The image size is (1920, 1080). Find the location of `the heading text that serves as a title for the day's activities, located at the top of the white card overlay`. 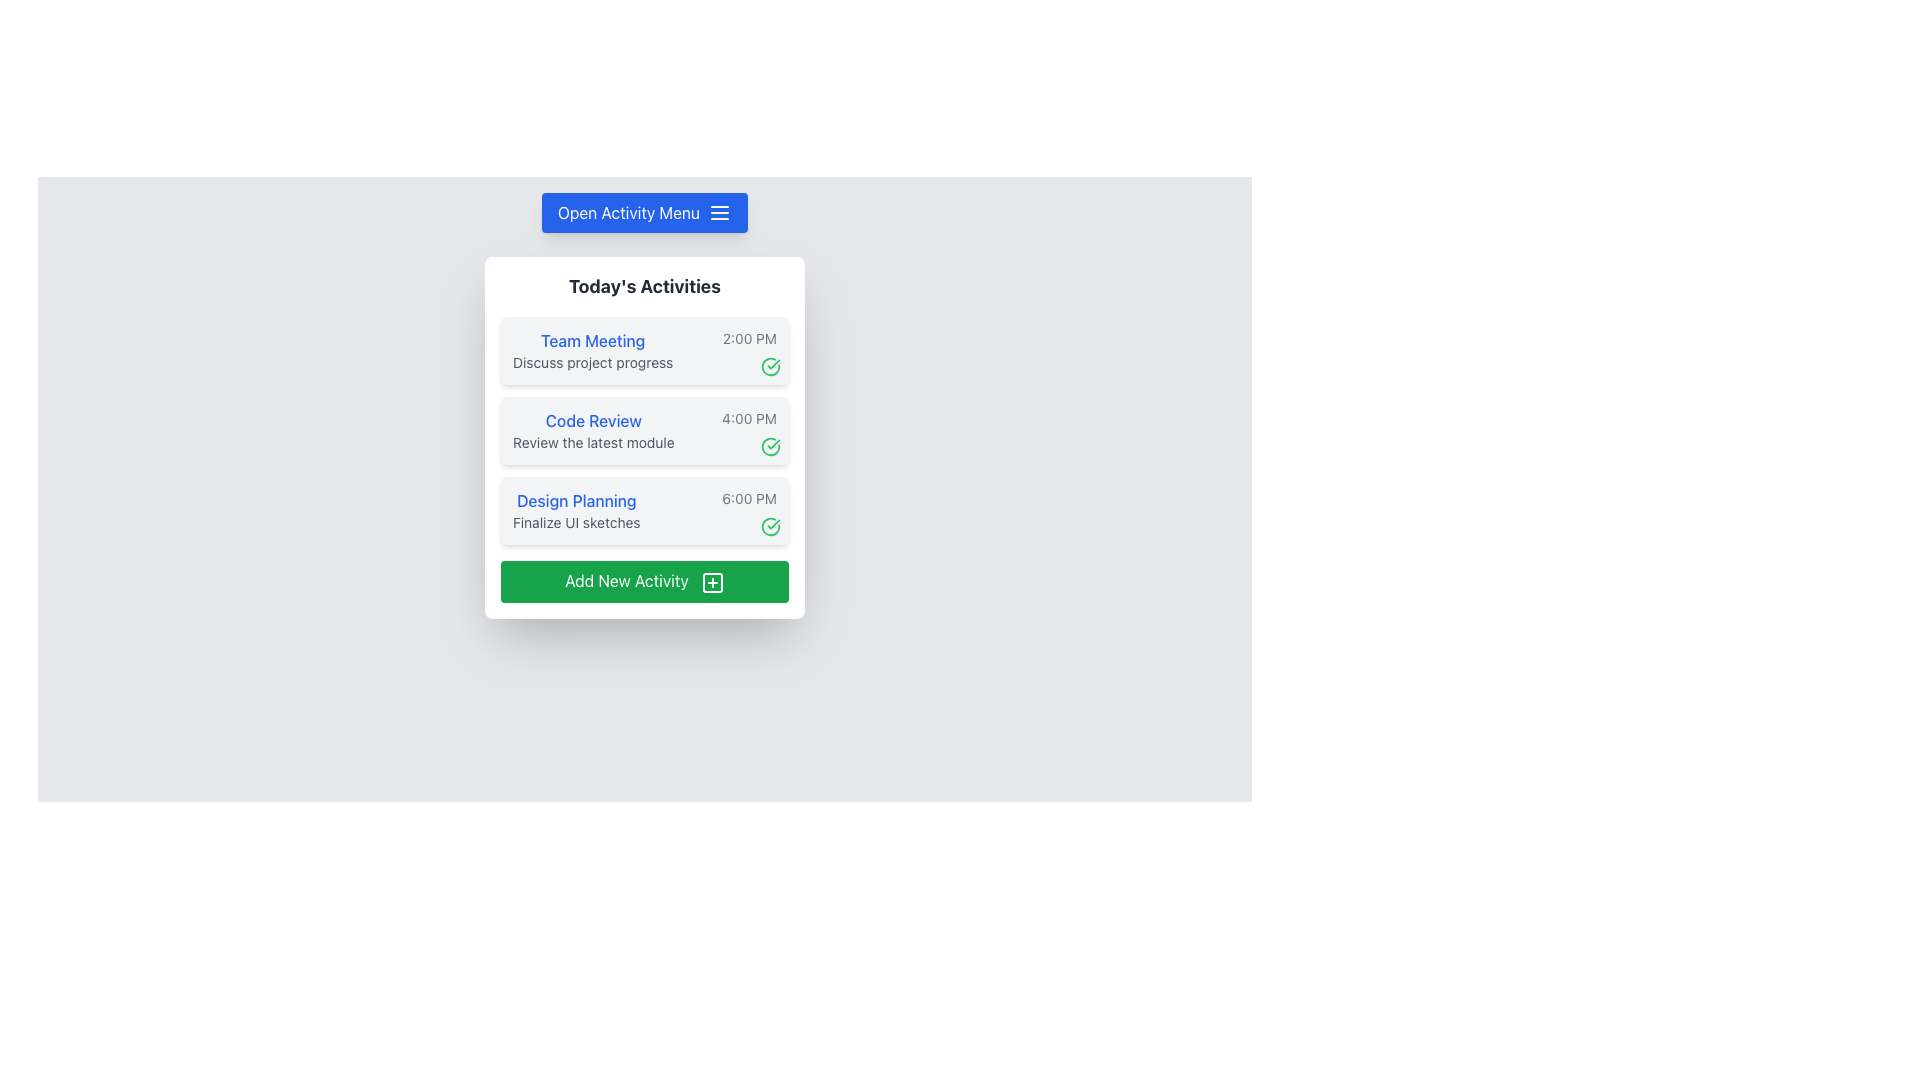

the heading text that serves as a title for the day's activities, located at the top of the white card overlay is located at coordinates (644, 286).